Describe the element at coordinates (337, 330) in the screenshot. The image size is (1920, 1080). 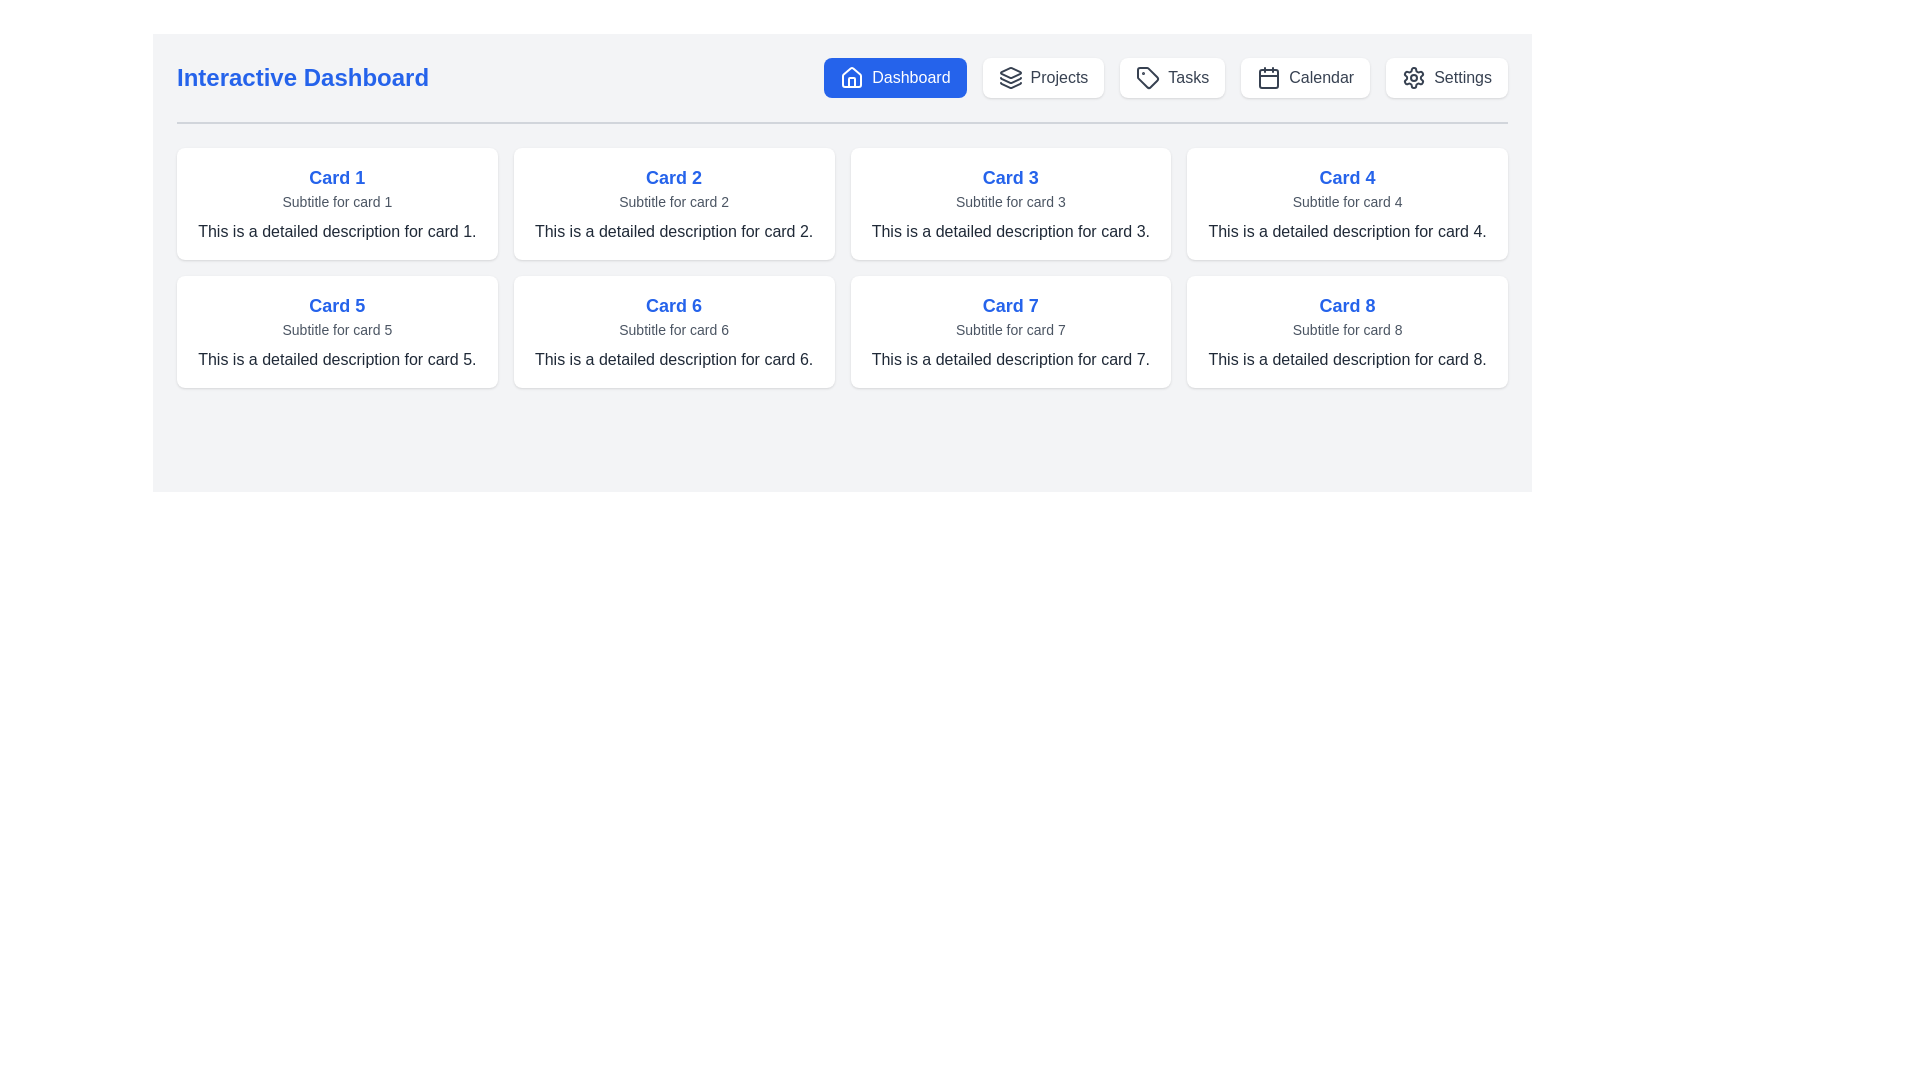
I see `the fifth card in the dashboard interface, which serves as an informative or navigational component and is located in the second row, first column` at that location.